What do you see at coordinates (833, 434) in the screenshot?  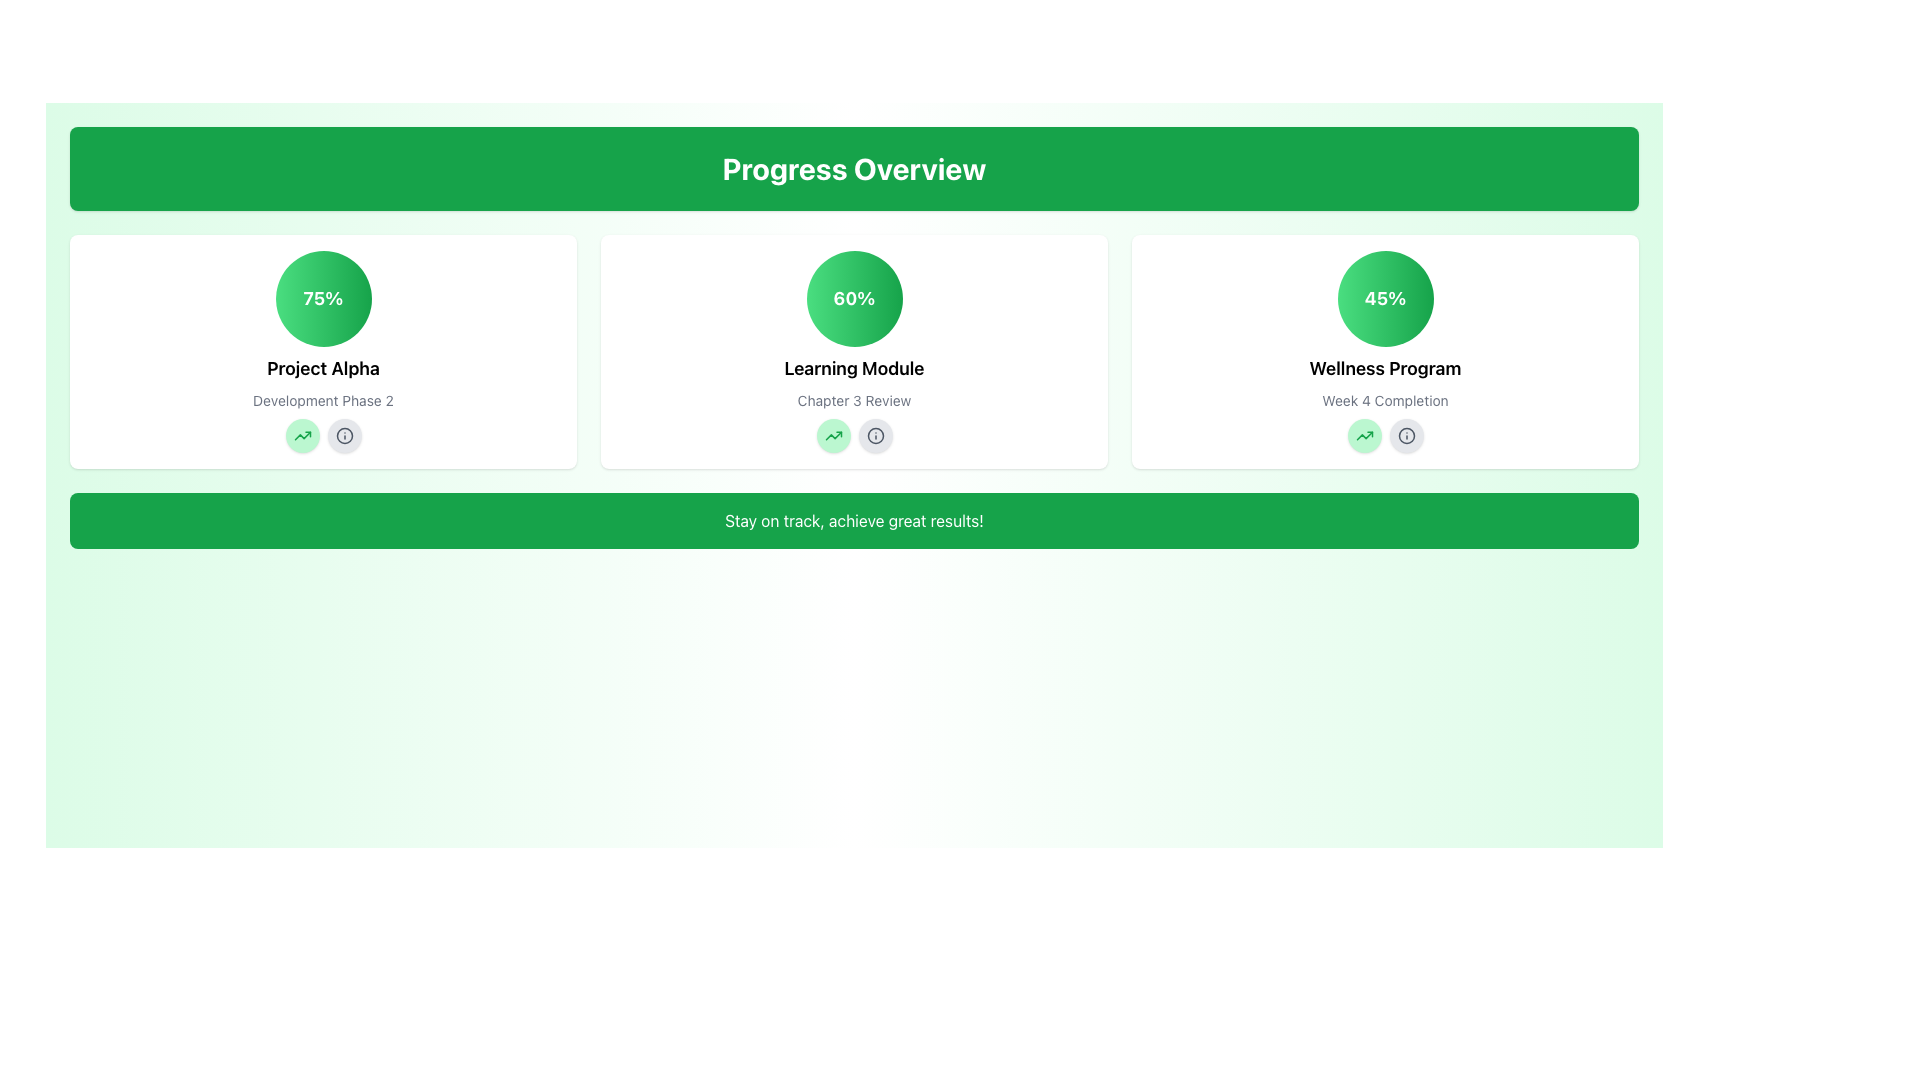 I see `the upward arrow SVG icon, which is characterized by a bold green stroke and represents progress, located beneath the 'Project Alpha' section` at bounding box center [833, 434].